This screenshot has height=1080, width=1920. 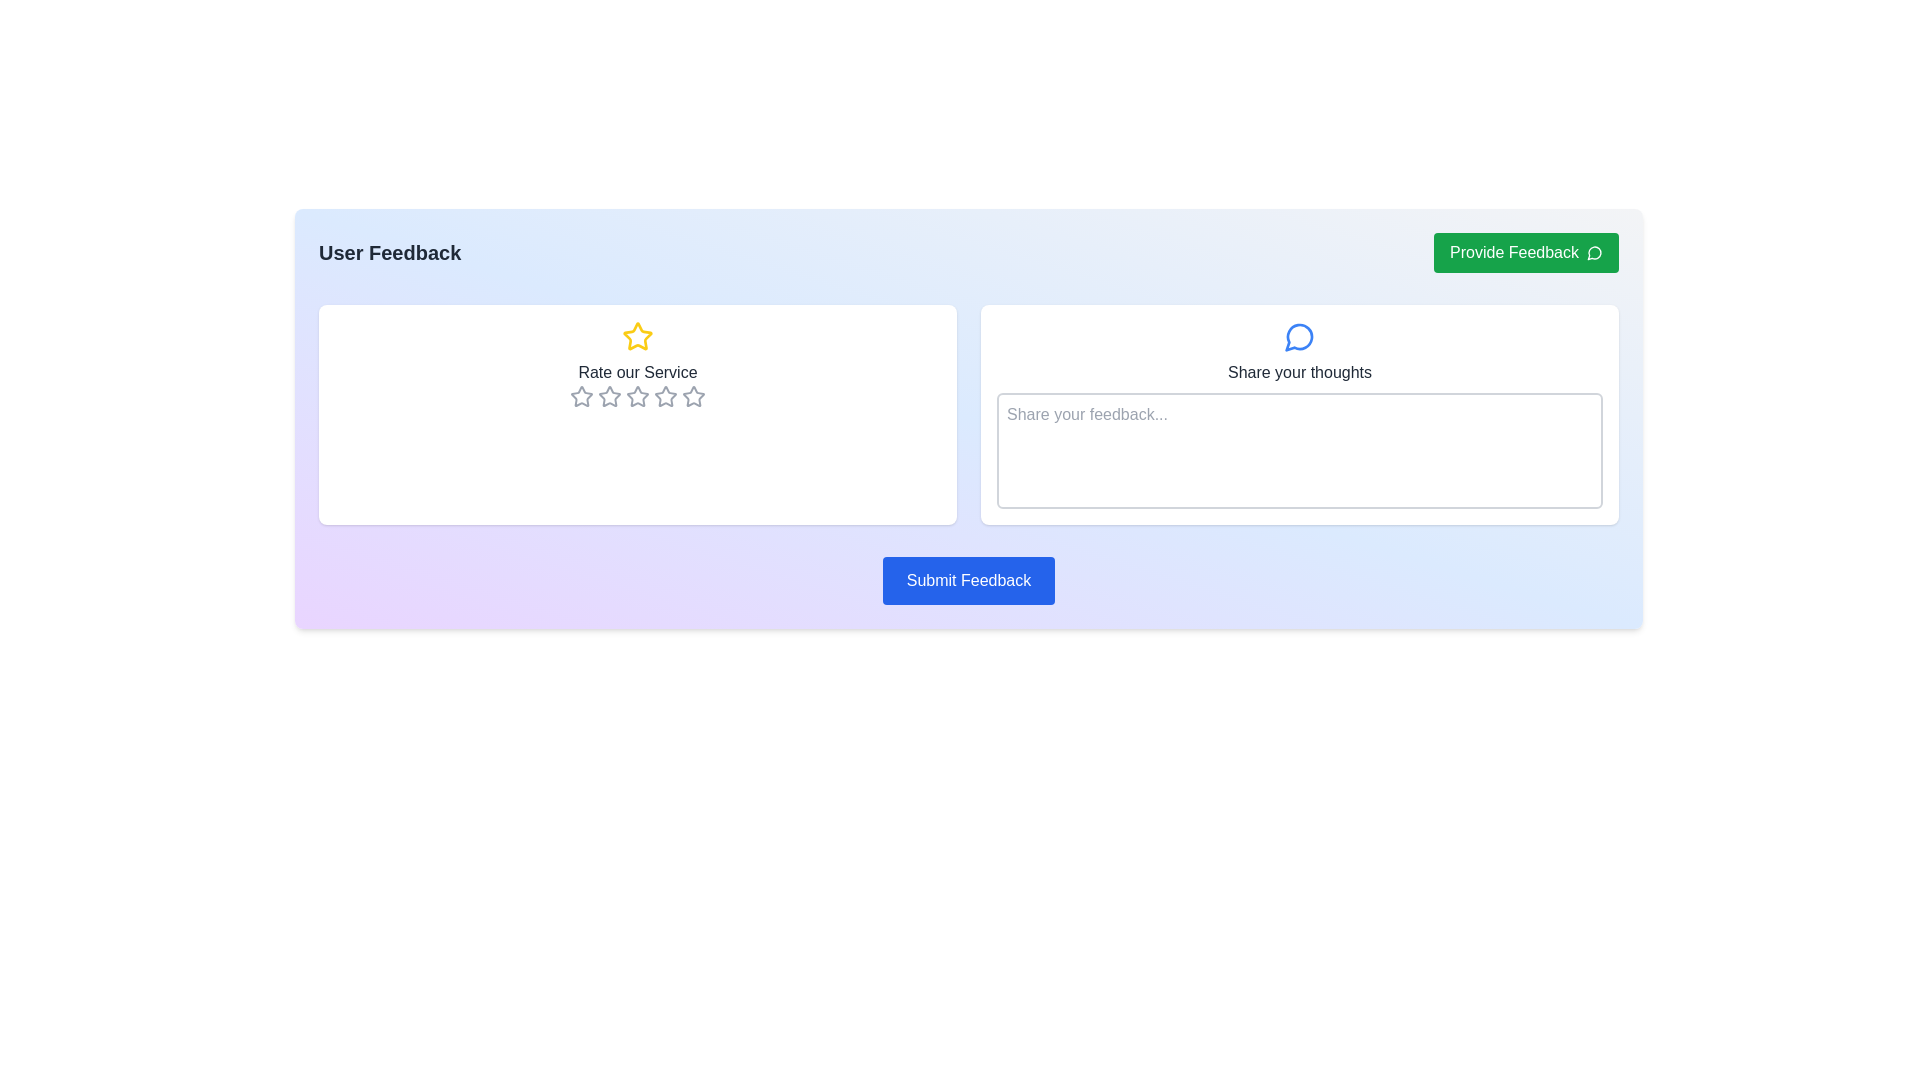 I want to click on the chat or speech bubble icon inside the 'Provide Feedback' button located in the top-right corner of the interface, so click(x=1593, y=252).